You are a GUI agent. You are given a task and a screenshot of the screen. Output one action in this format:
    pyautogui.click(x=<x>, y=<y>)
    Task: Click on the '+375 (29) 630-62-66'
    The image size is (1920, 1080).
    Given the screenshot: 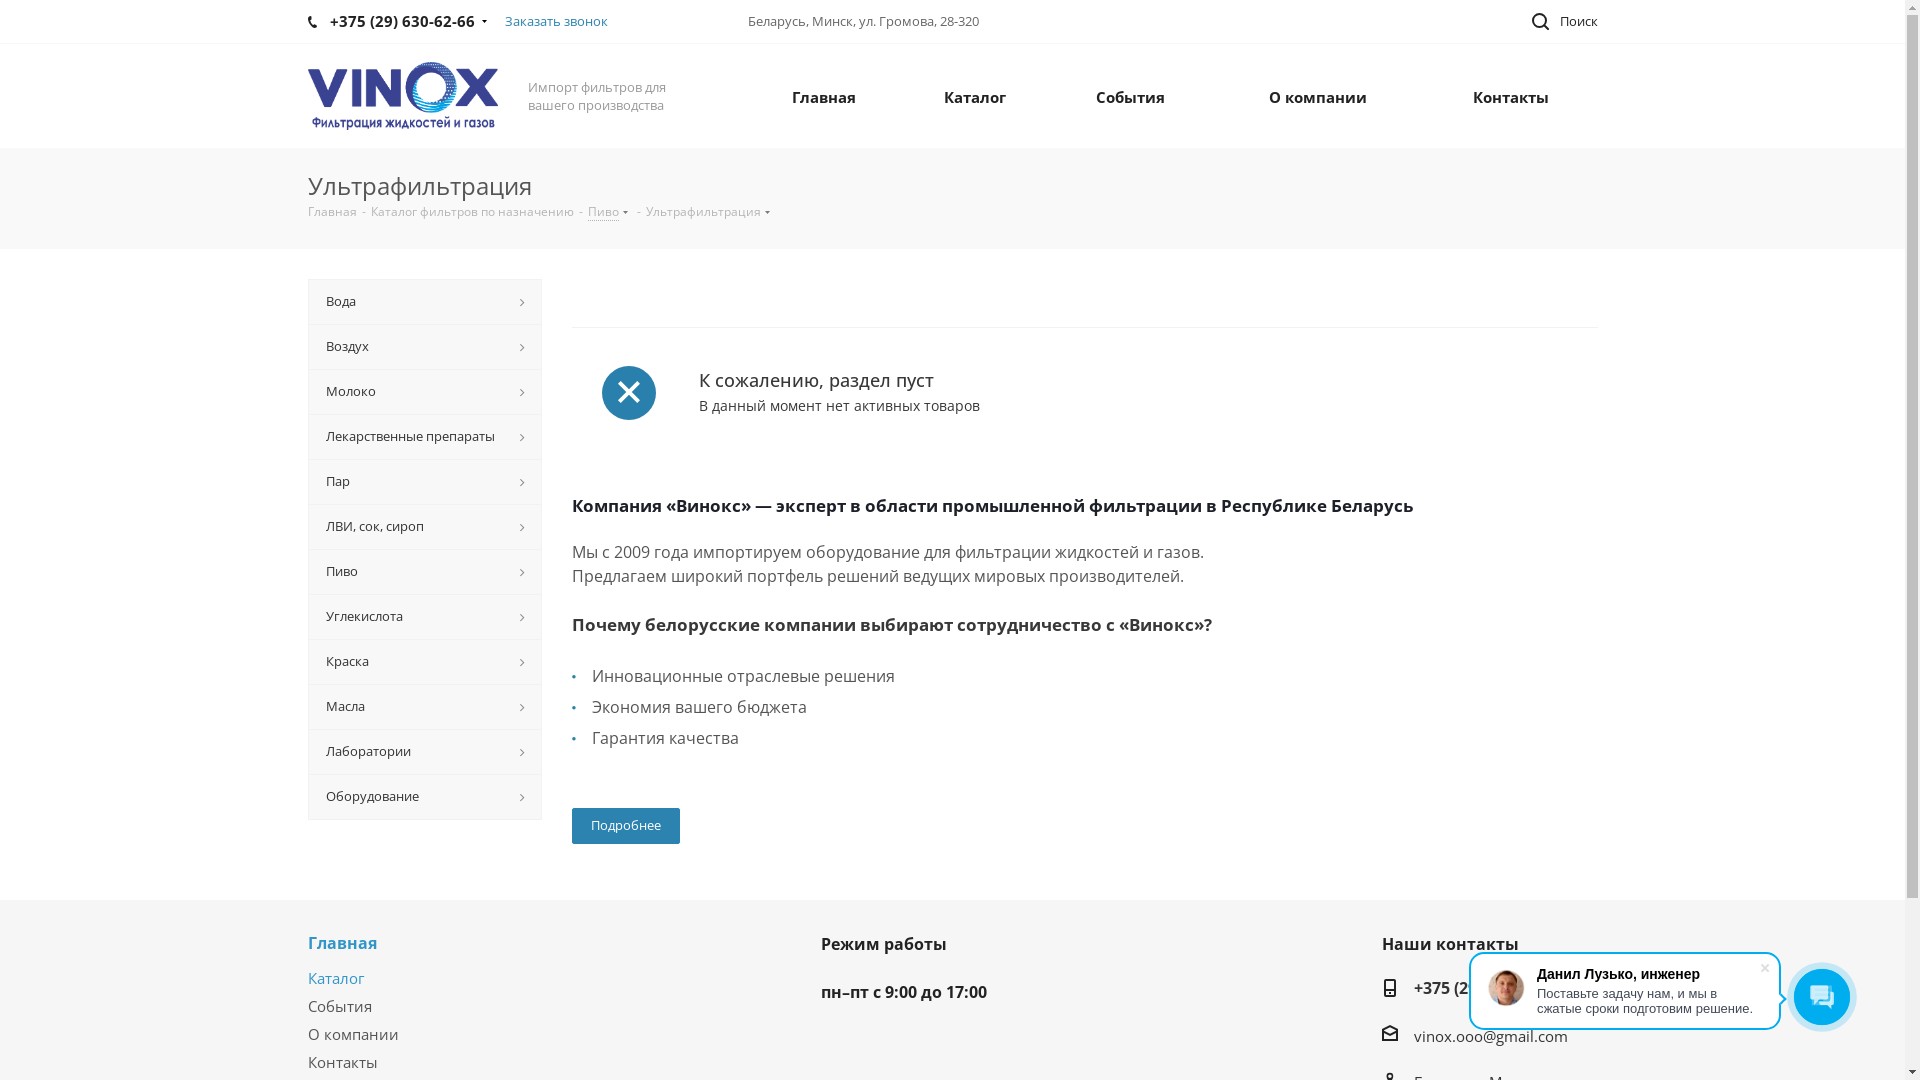 What is the action you would take?
    pyautogui.click(x=1486, y=988)
    